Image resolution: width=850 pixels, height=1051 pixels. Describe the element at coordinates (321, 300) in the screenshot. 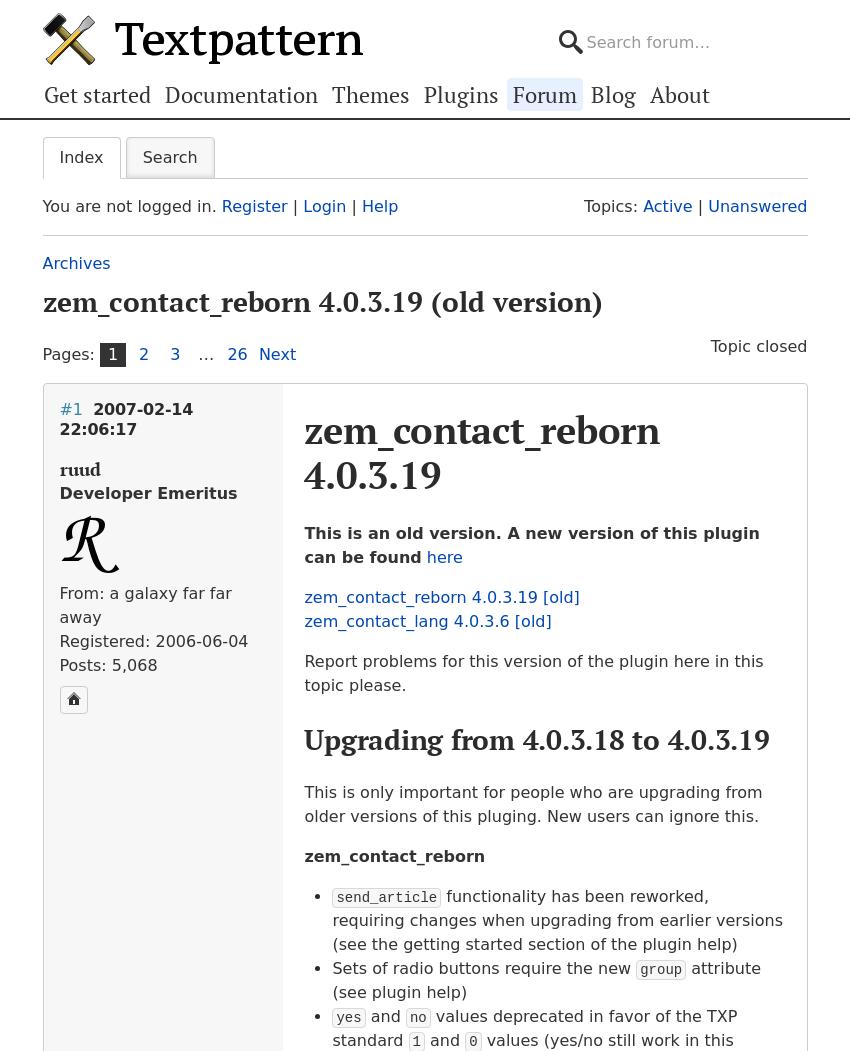

I see `'zem_contact_reborn 4.0.3.19 (old version)'` at that location.